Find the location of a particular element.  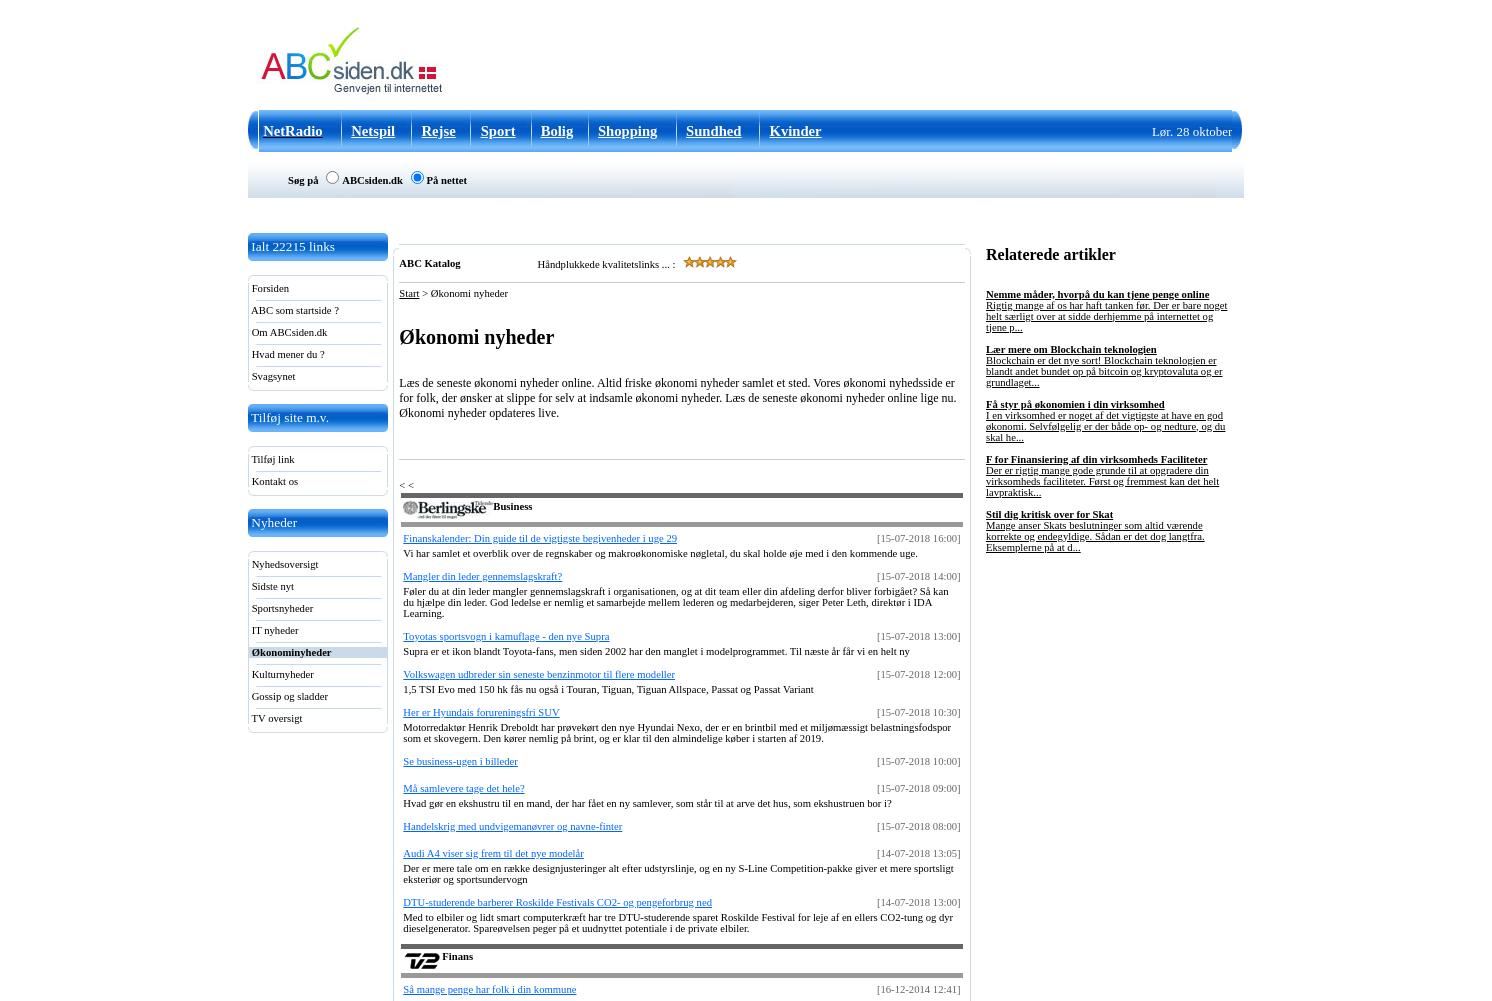

'TV oversigt' is located at coordinates (274, 718).